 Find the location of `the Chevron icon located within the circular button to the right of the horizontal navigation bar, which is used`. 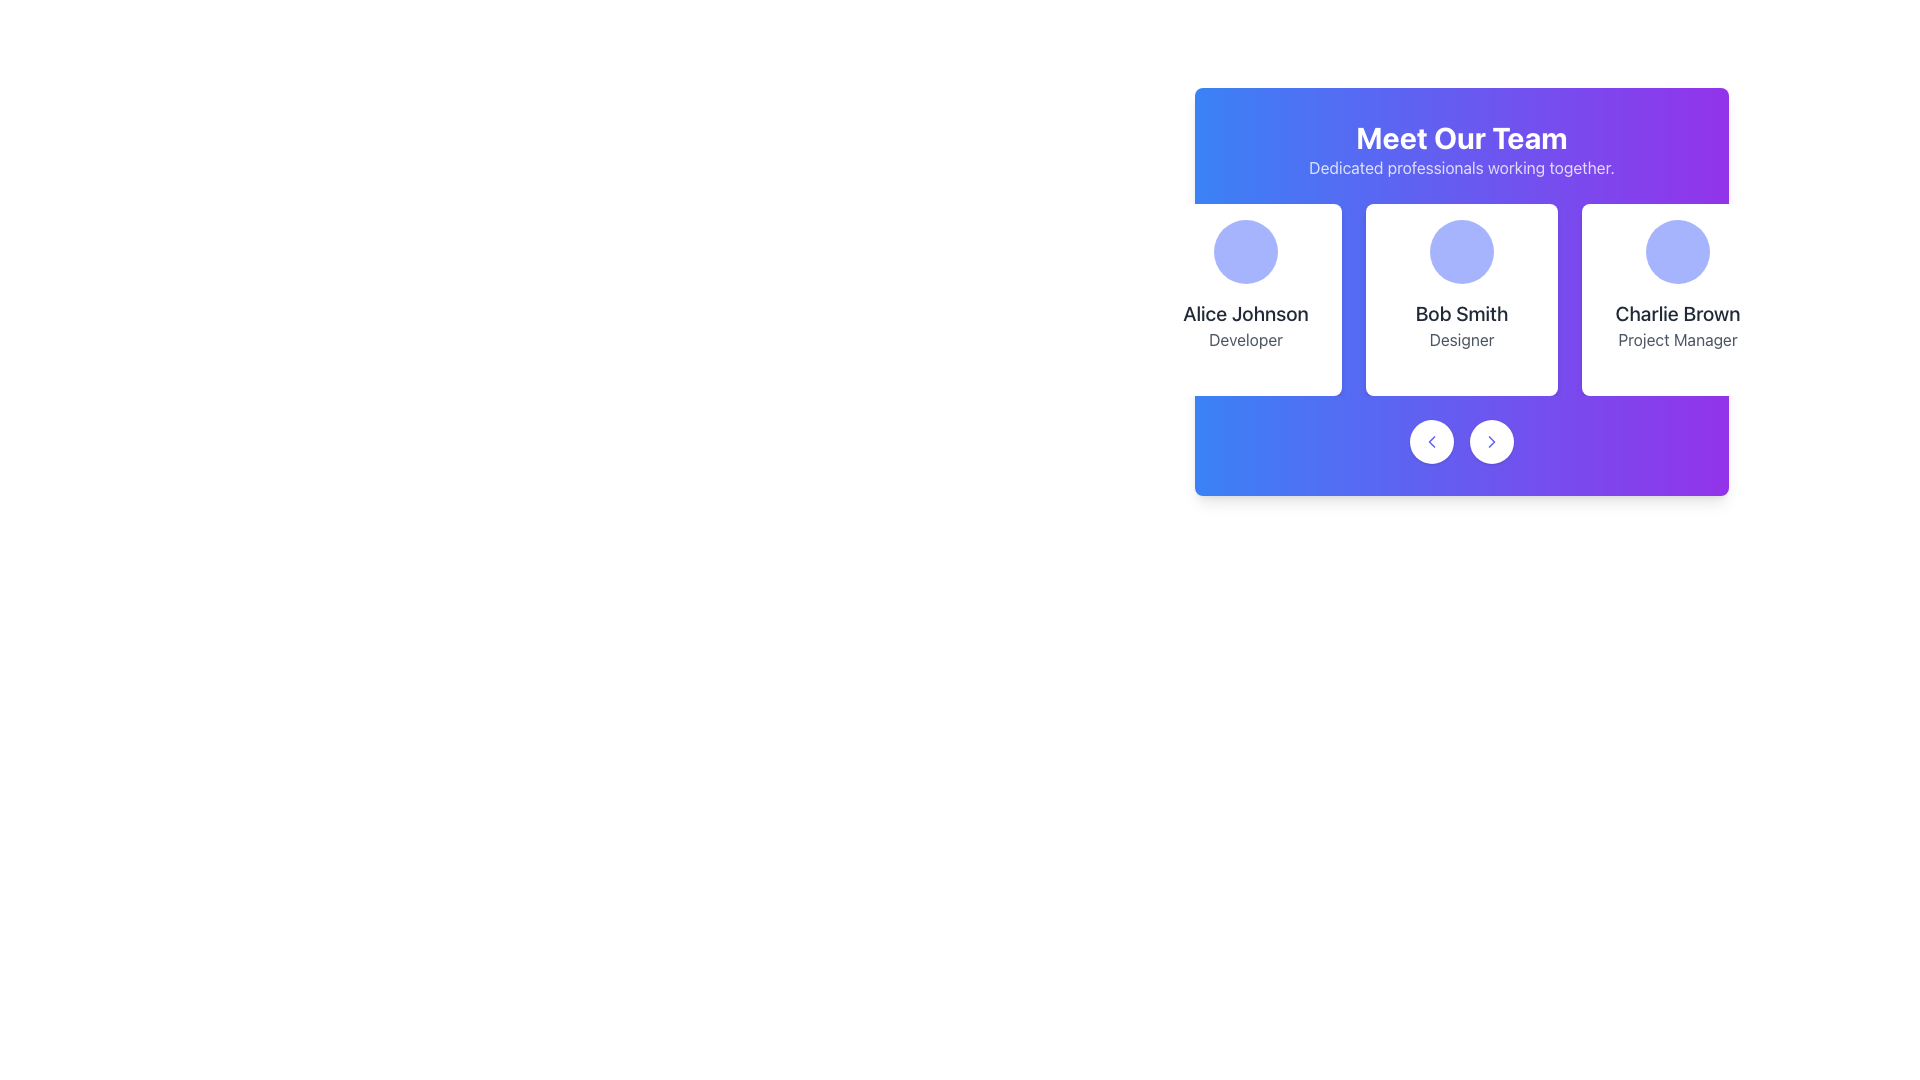

the Chevron icon located within the circular button to the right of the horizontal navigation bar, which is used is located at coordinates (1492, 441).